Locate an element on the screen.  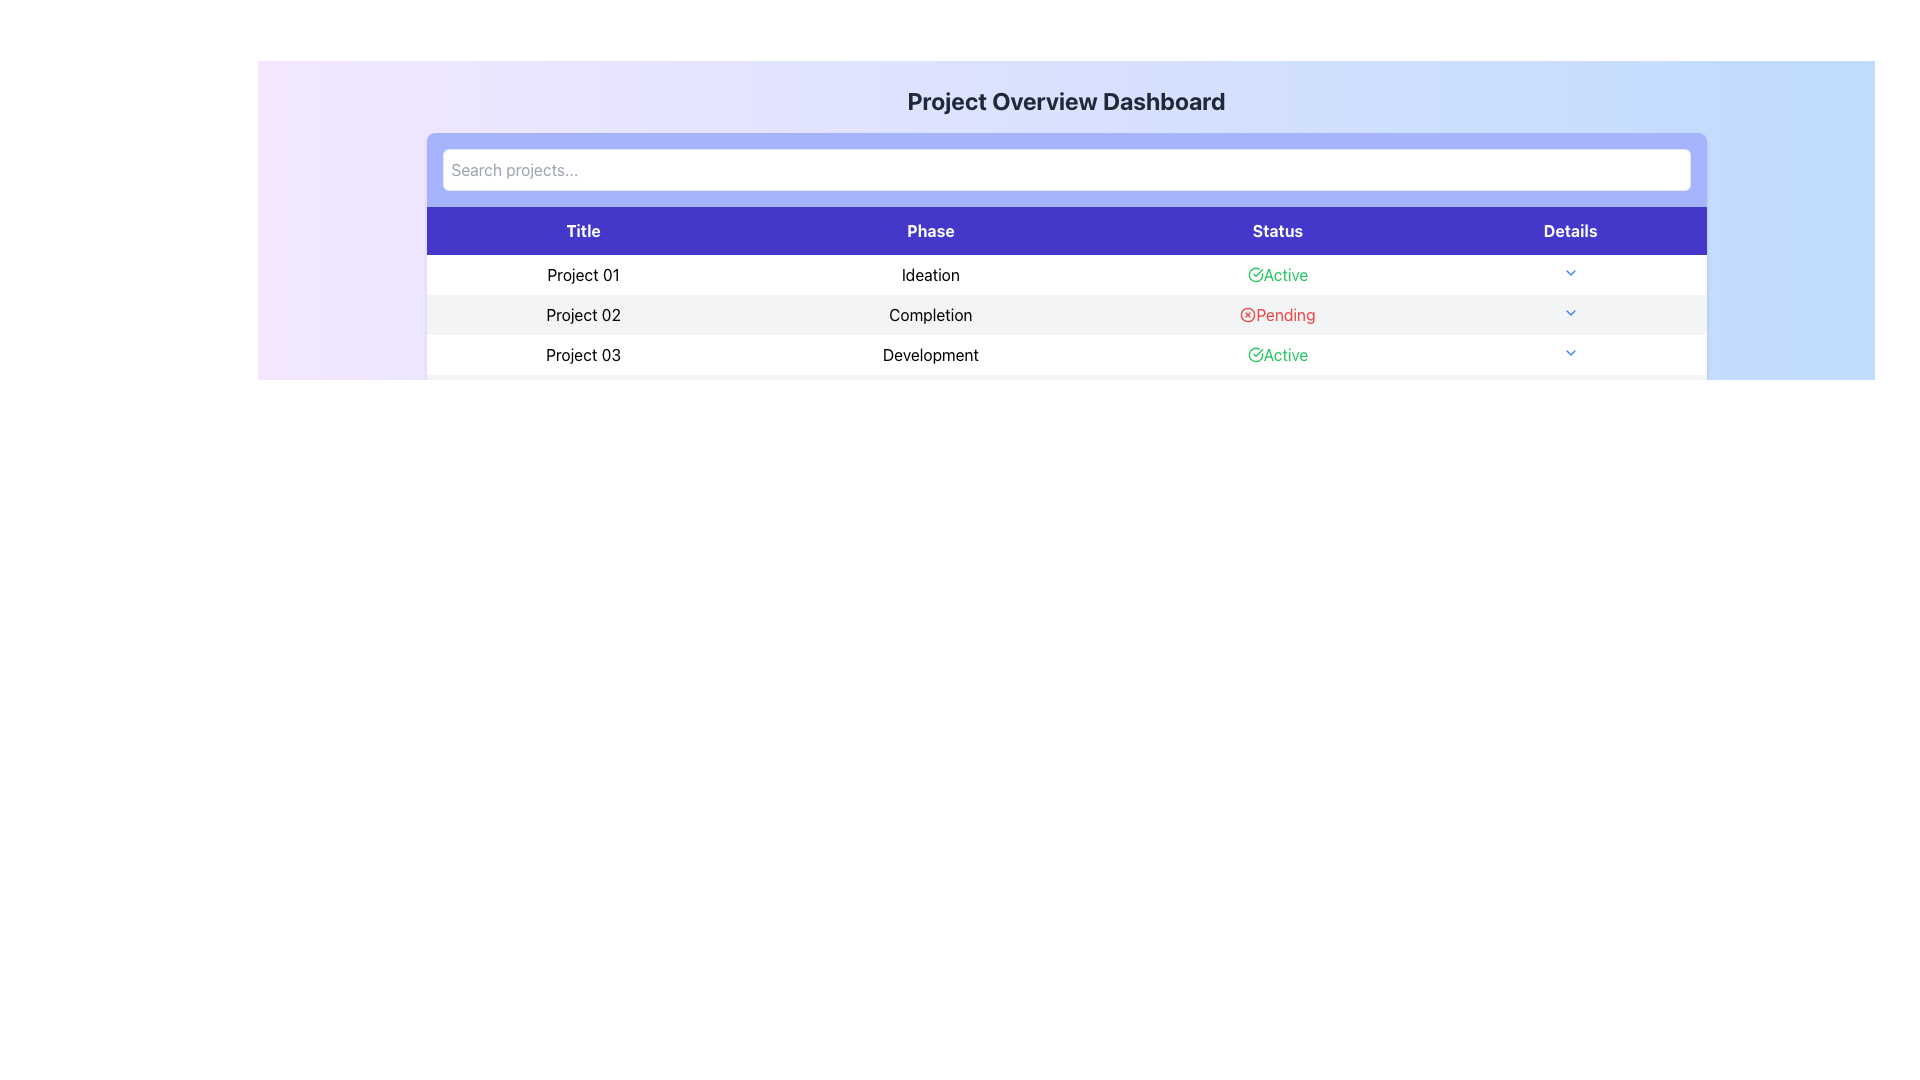
the 'Pending' status icon located in the 'Status' column of the second row in the project dashboard table, which serves as a visual indicator of incomplete status is located at coordinates (1247, 315).